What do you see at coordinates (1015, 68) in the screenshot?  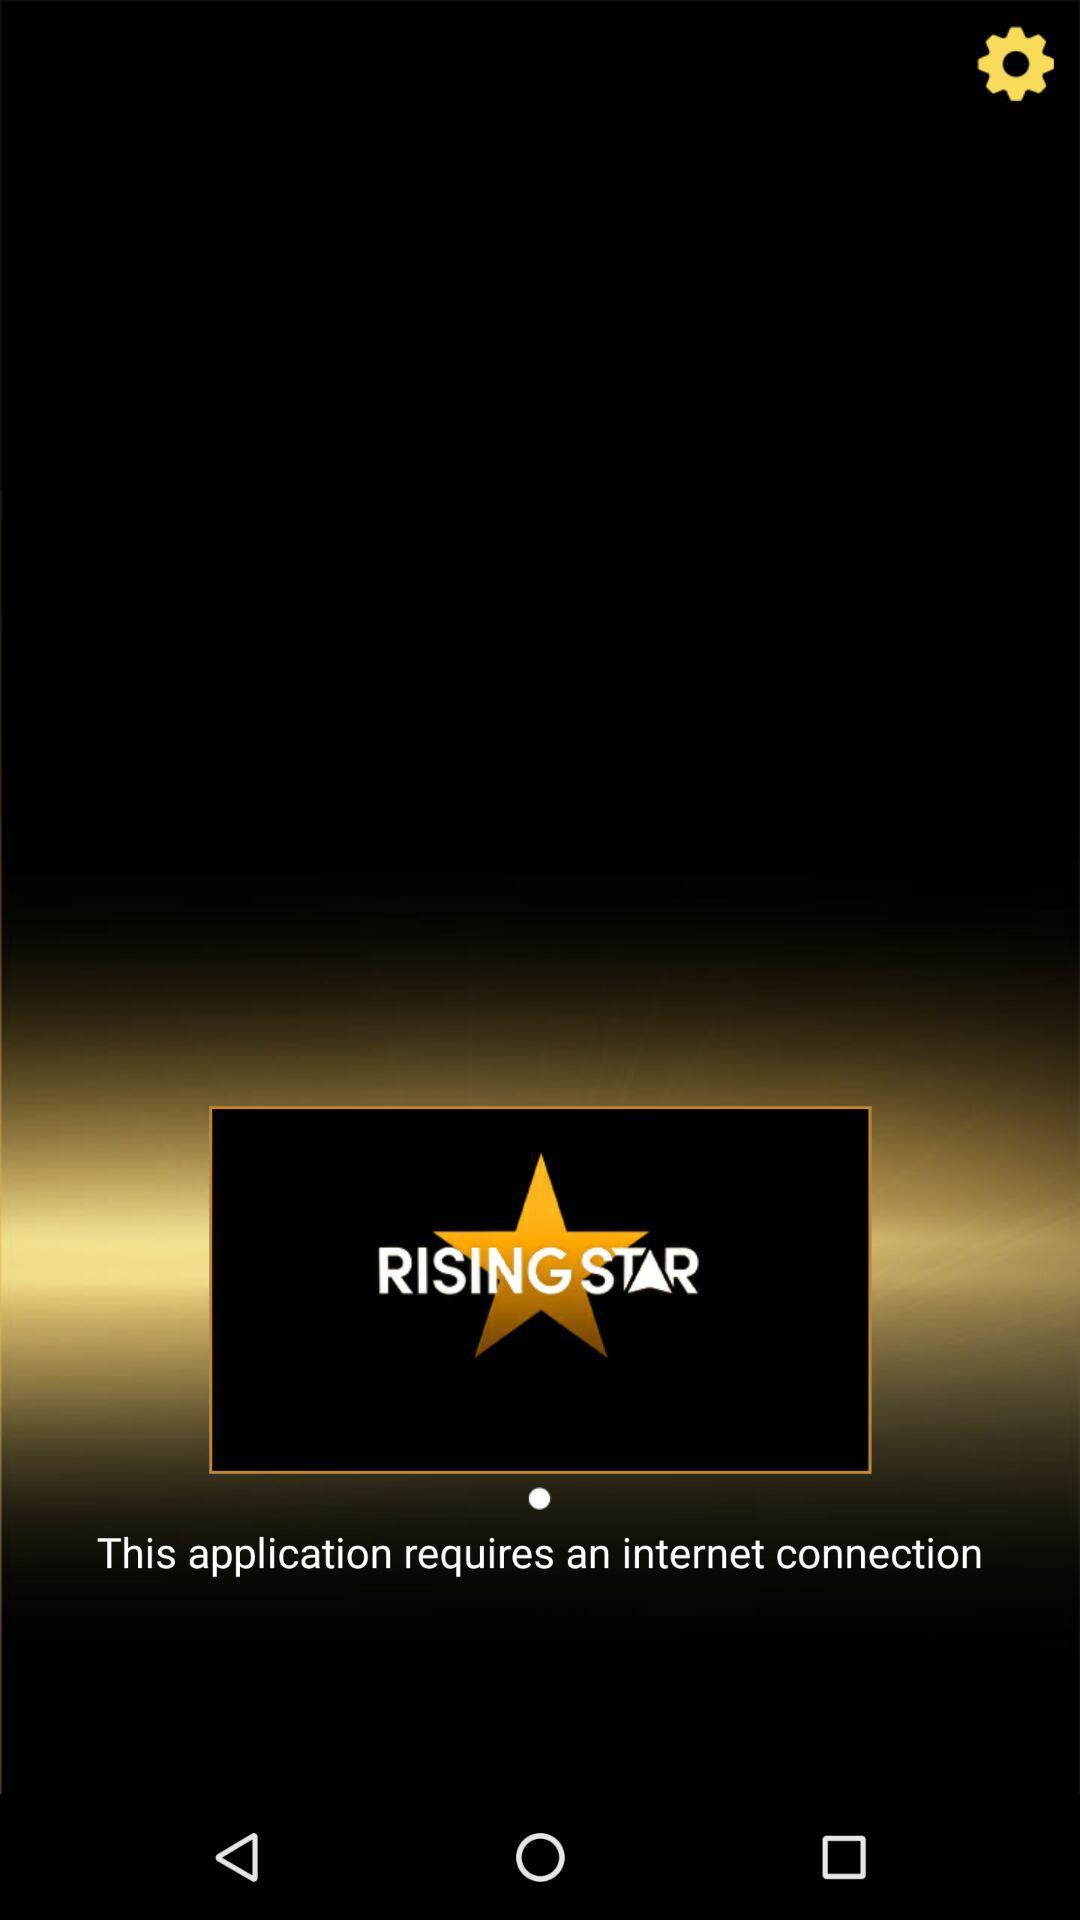 I see `the settings icon` at bounding box center [1015, 68].